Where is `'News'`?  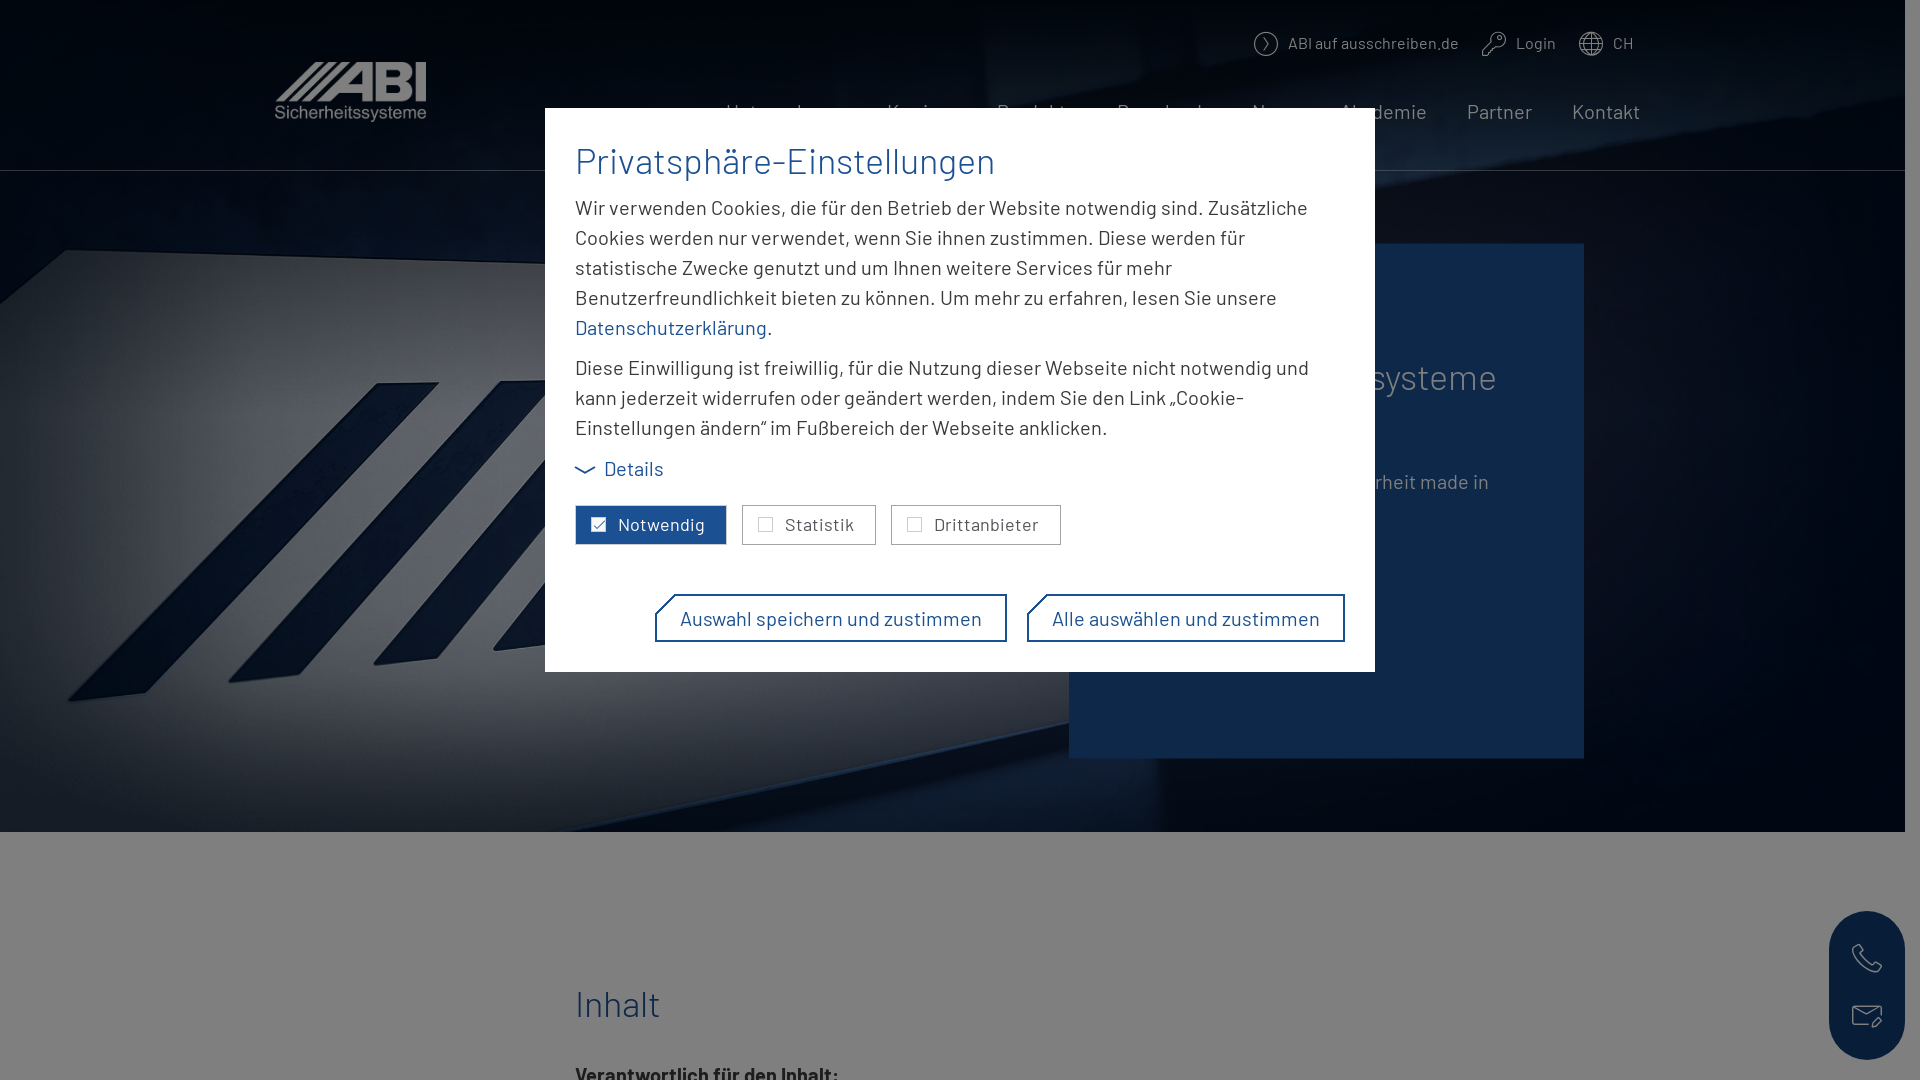
'News' is located at coordinates (1275, 122).